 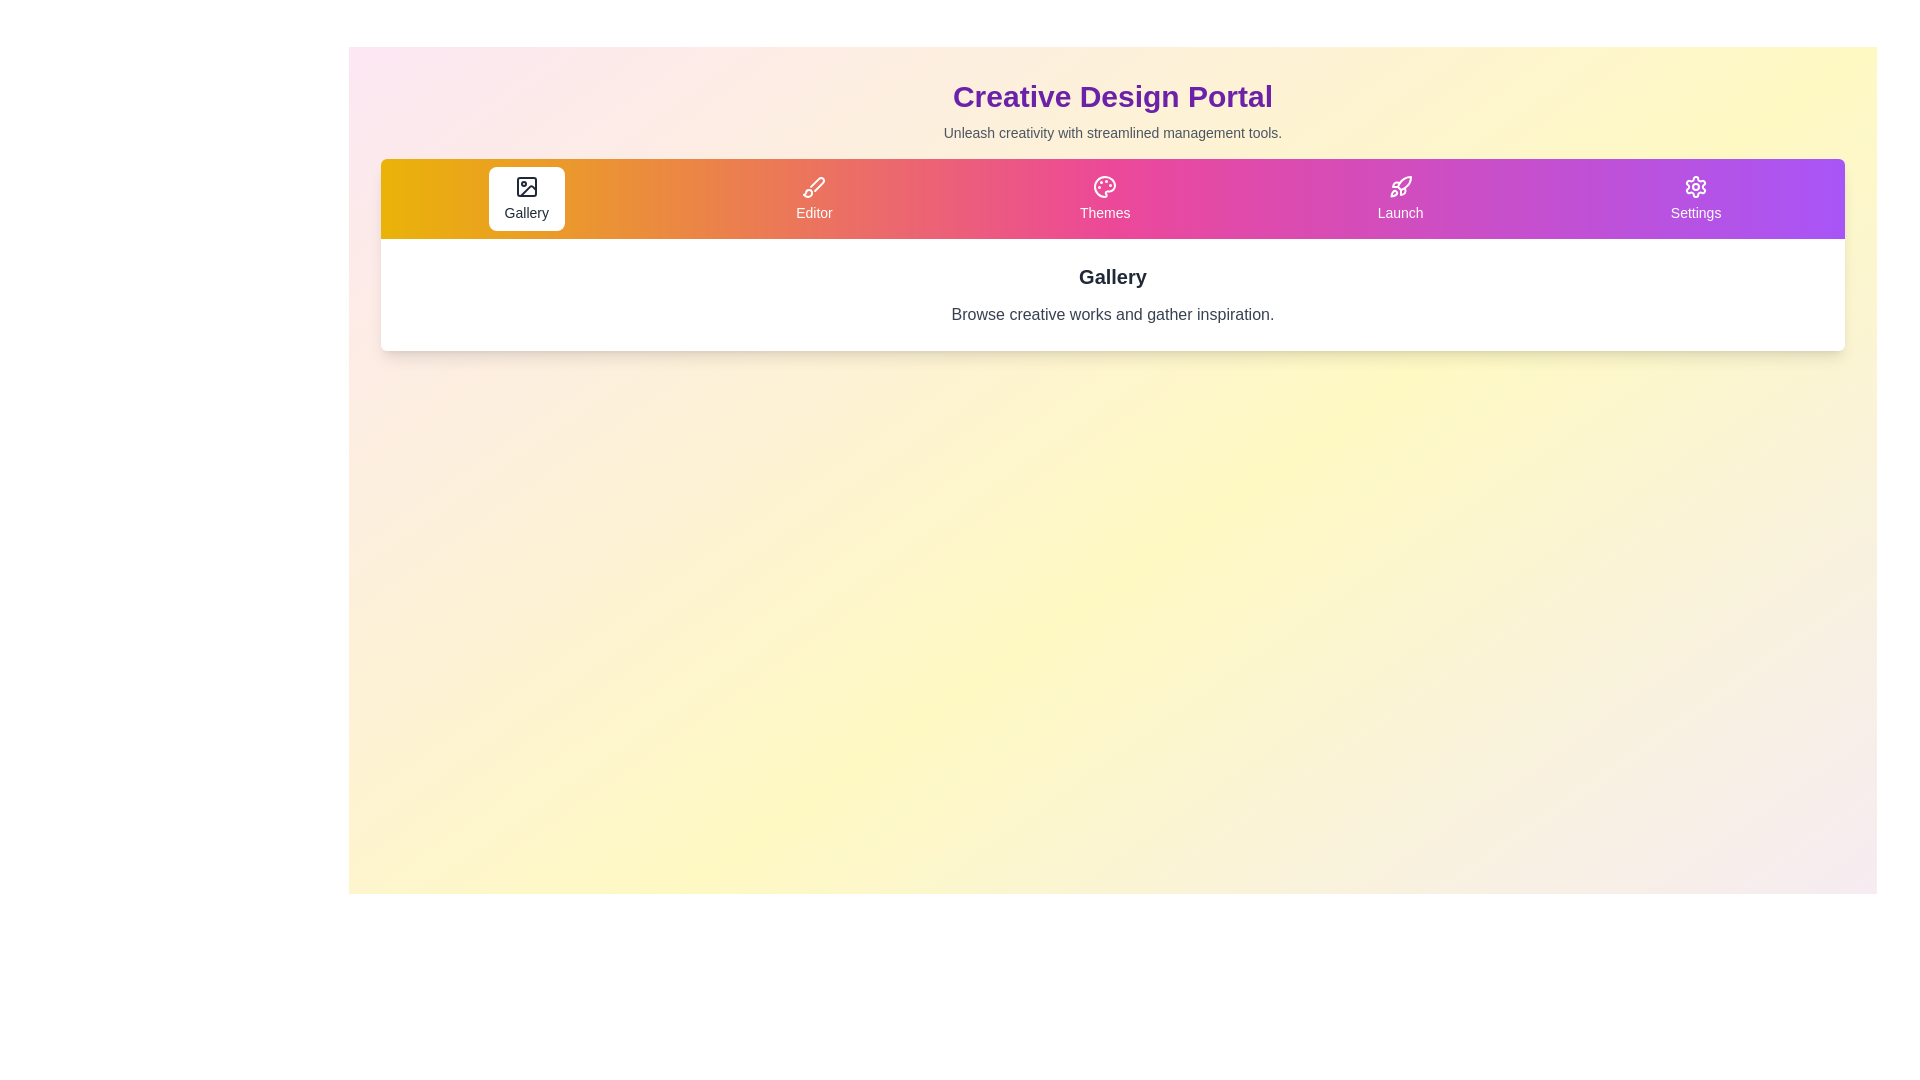 What do you see at coordinates (1112, 315) in the screenshot?
I see `the text element reading 'Browse creative works and gather inspiration.' which is styled with a gray font and positioned below the 'Gallery' heading` at bounding box center [1112, 315].